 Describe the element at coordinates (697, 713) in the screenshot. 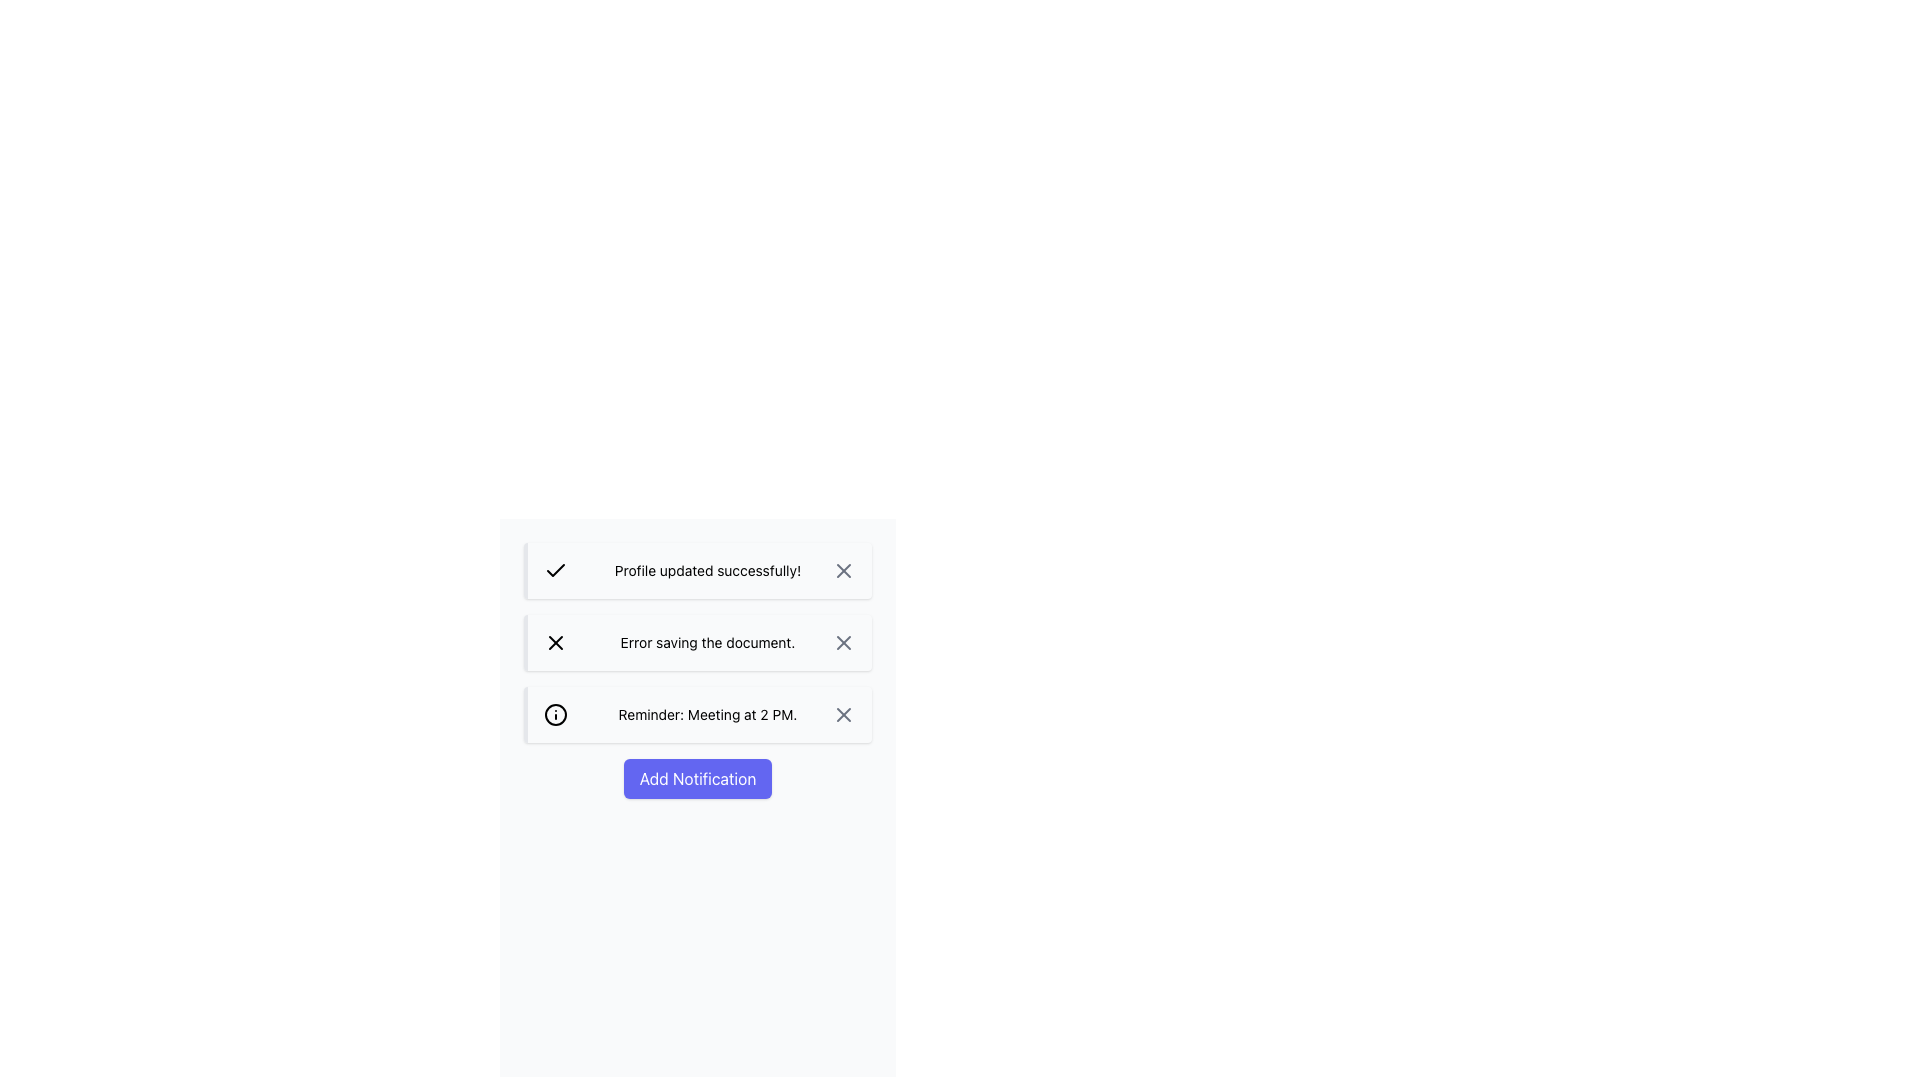

I see `the notification block with a light background and a close button, located in the third position among similar blocks` at that location.